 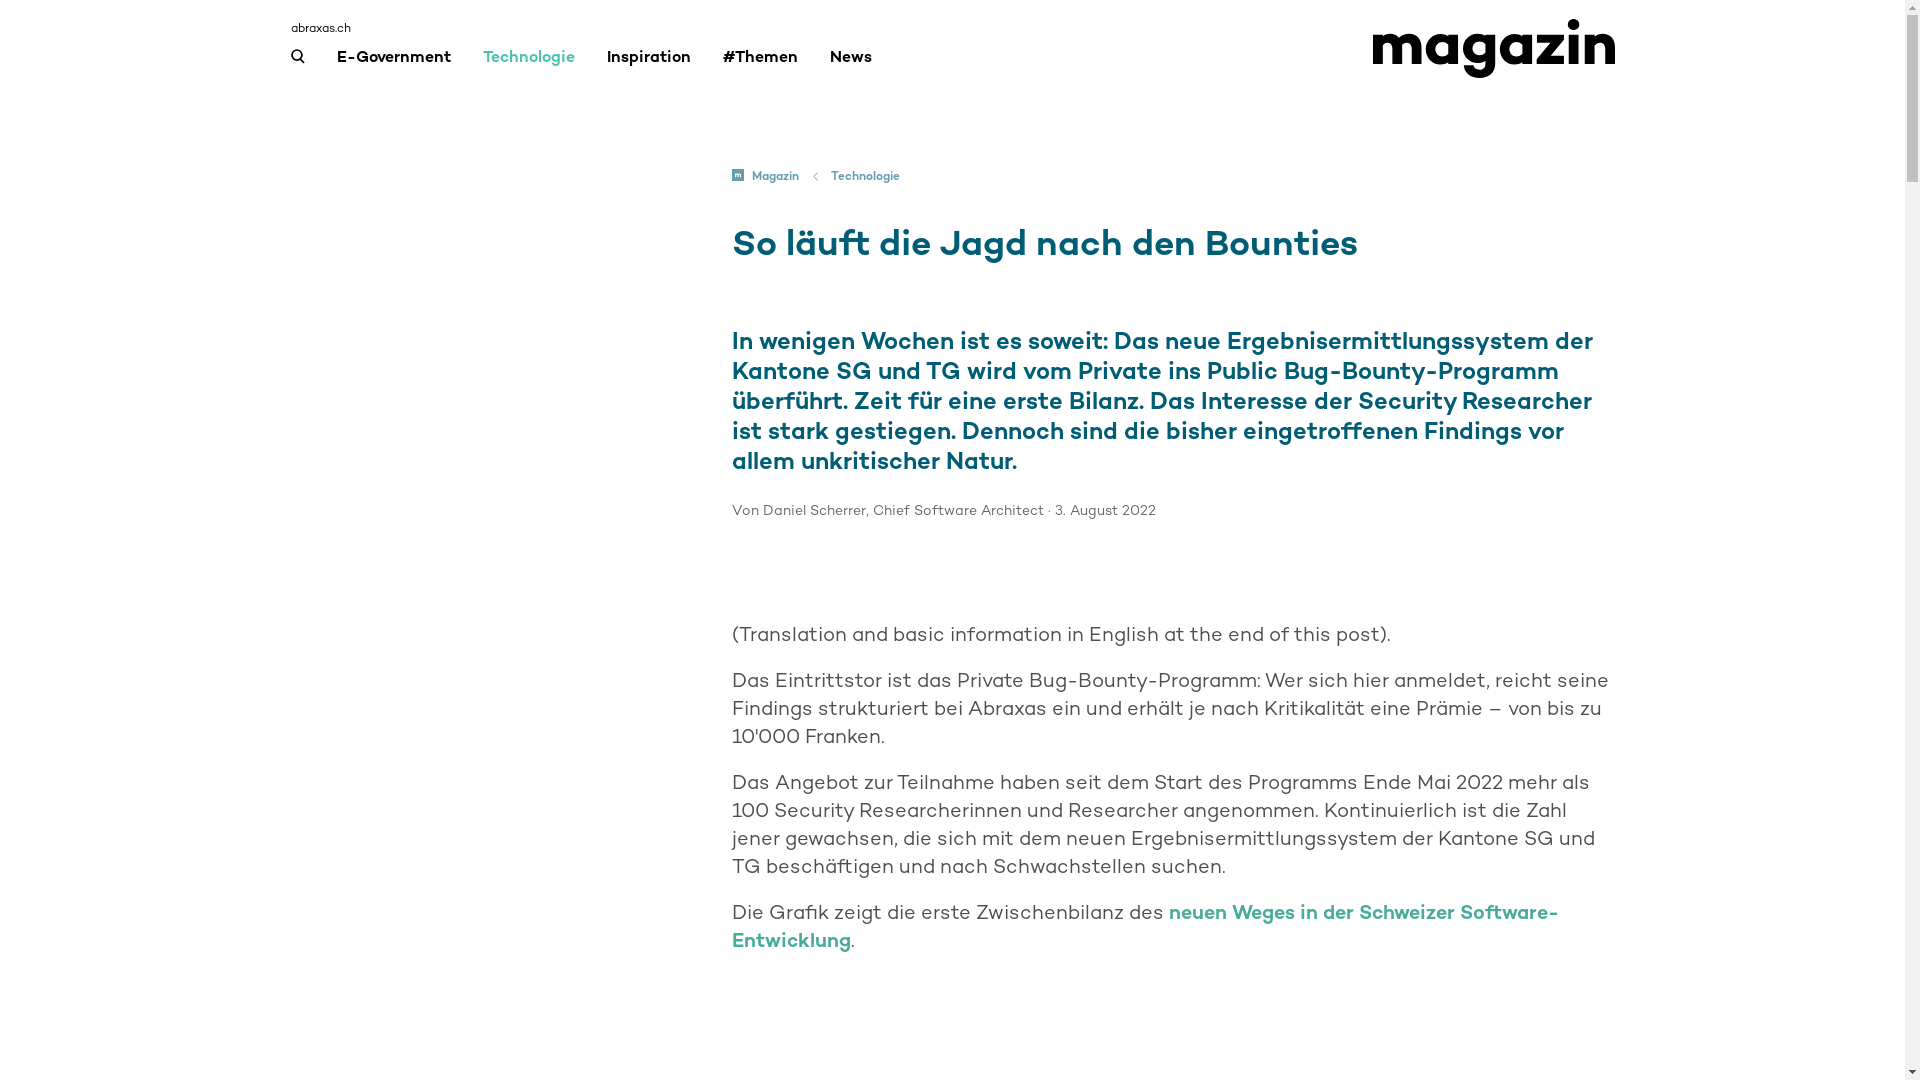 What do you see at coordinates (1145, 925) in the screenshot?
I see `'neuen Weges in der Schweizer Software-Entwicklung'` at bounding box center [1145, 925].